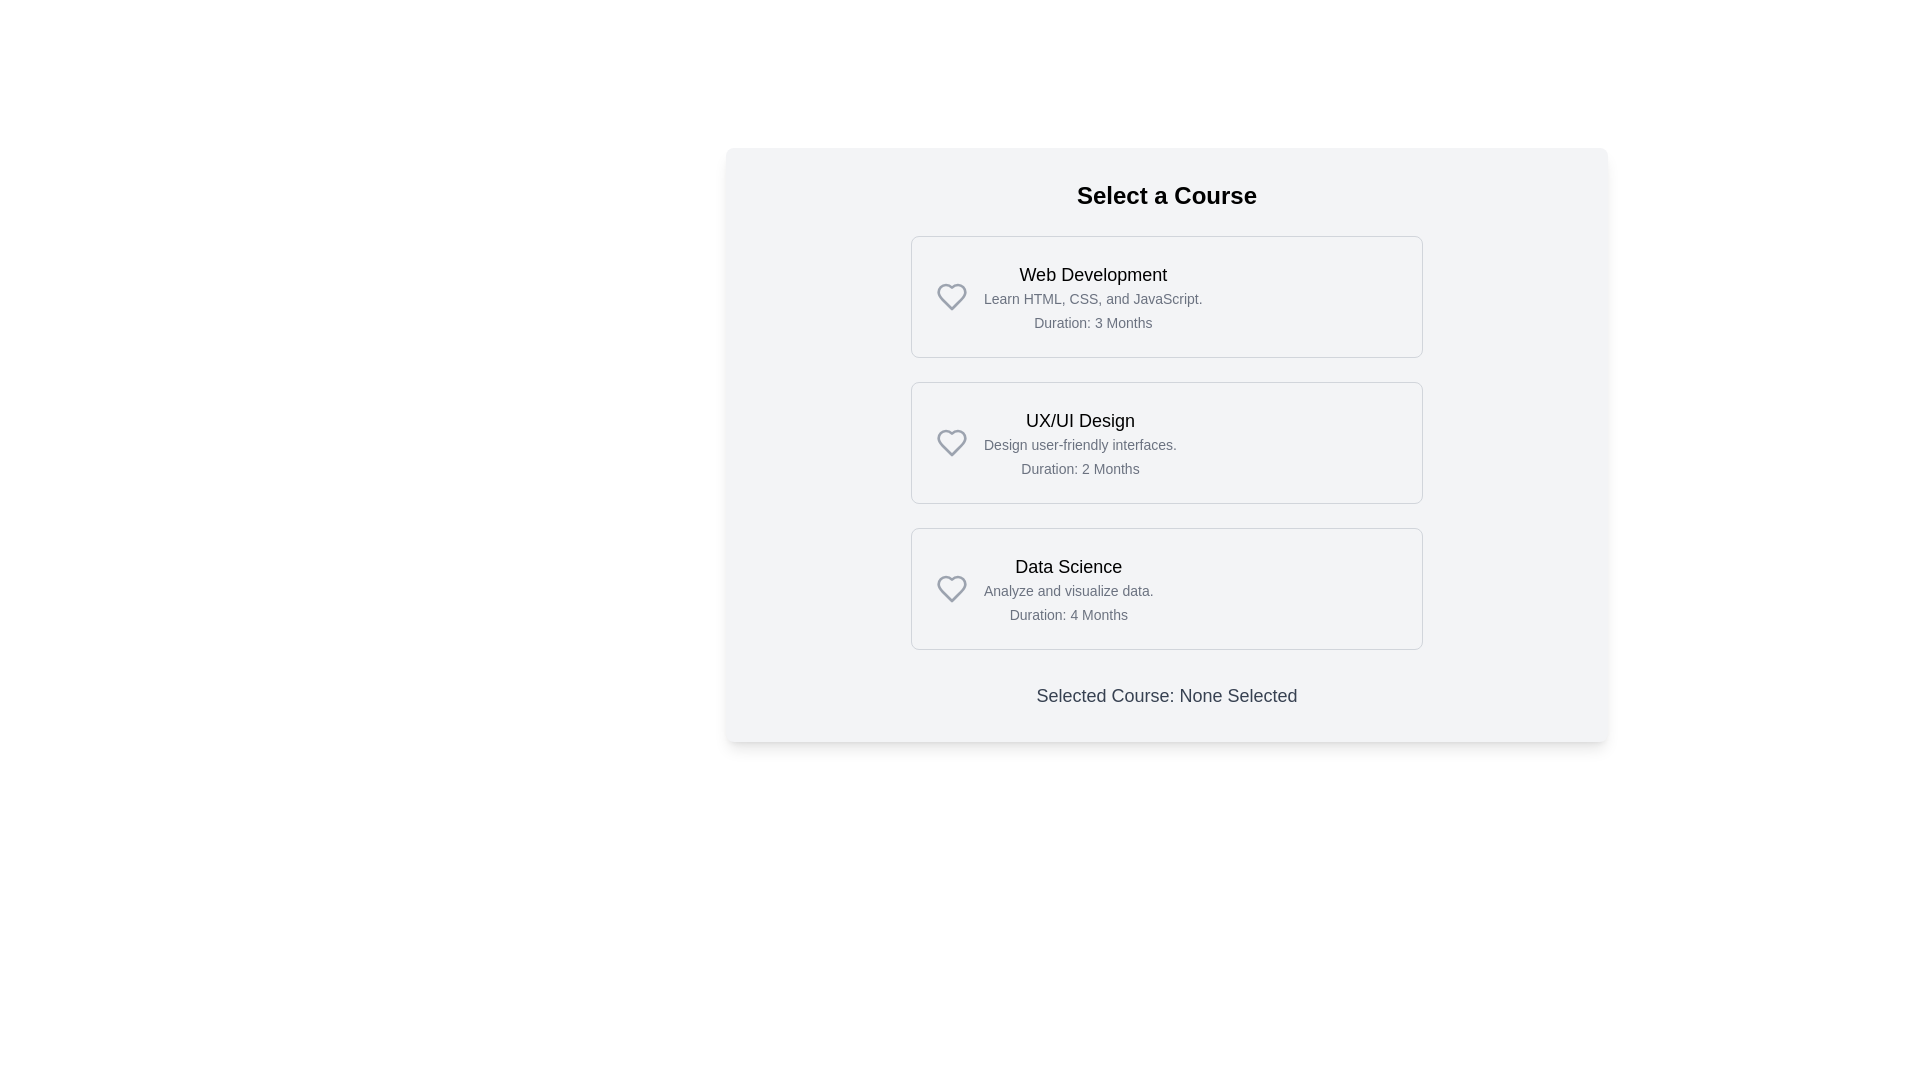  What do you see at coordinates (950, 442) in the screenshot?
I see `the heart-shaped icon that is a line drawing in gray, located to the left of the 'UX/UI Design' course text block` at bounding box center [950, 442].